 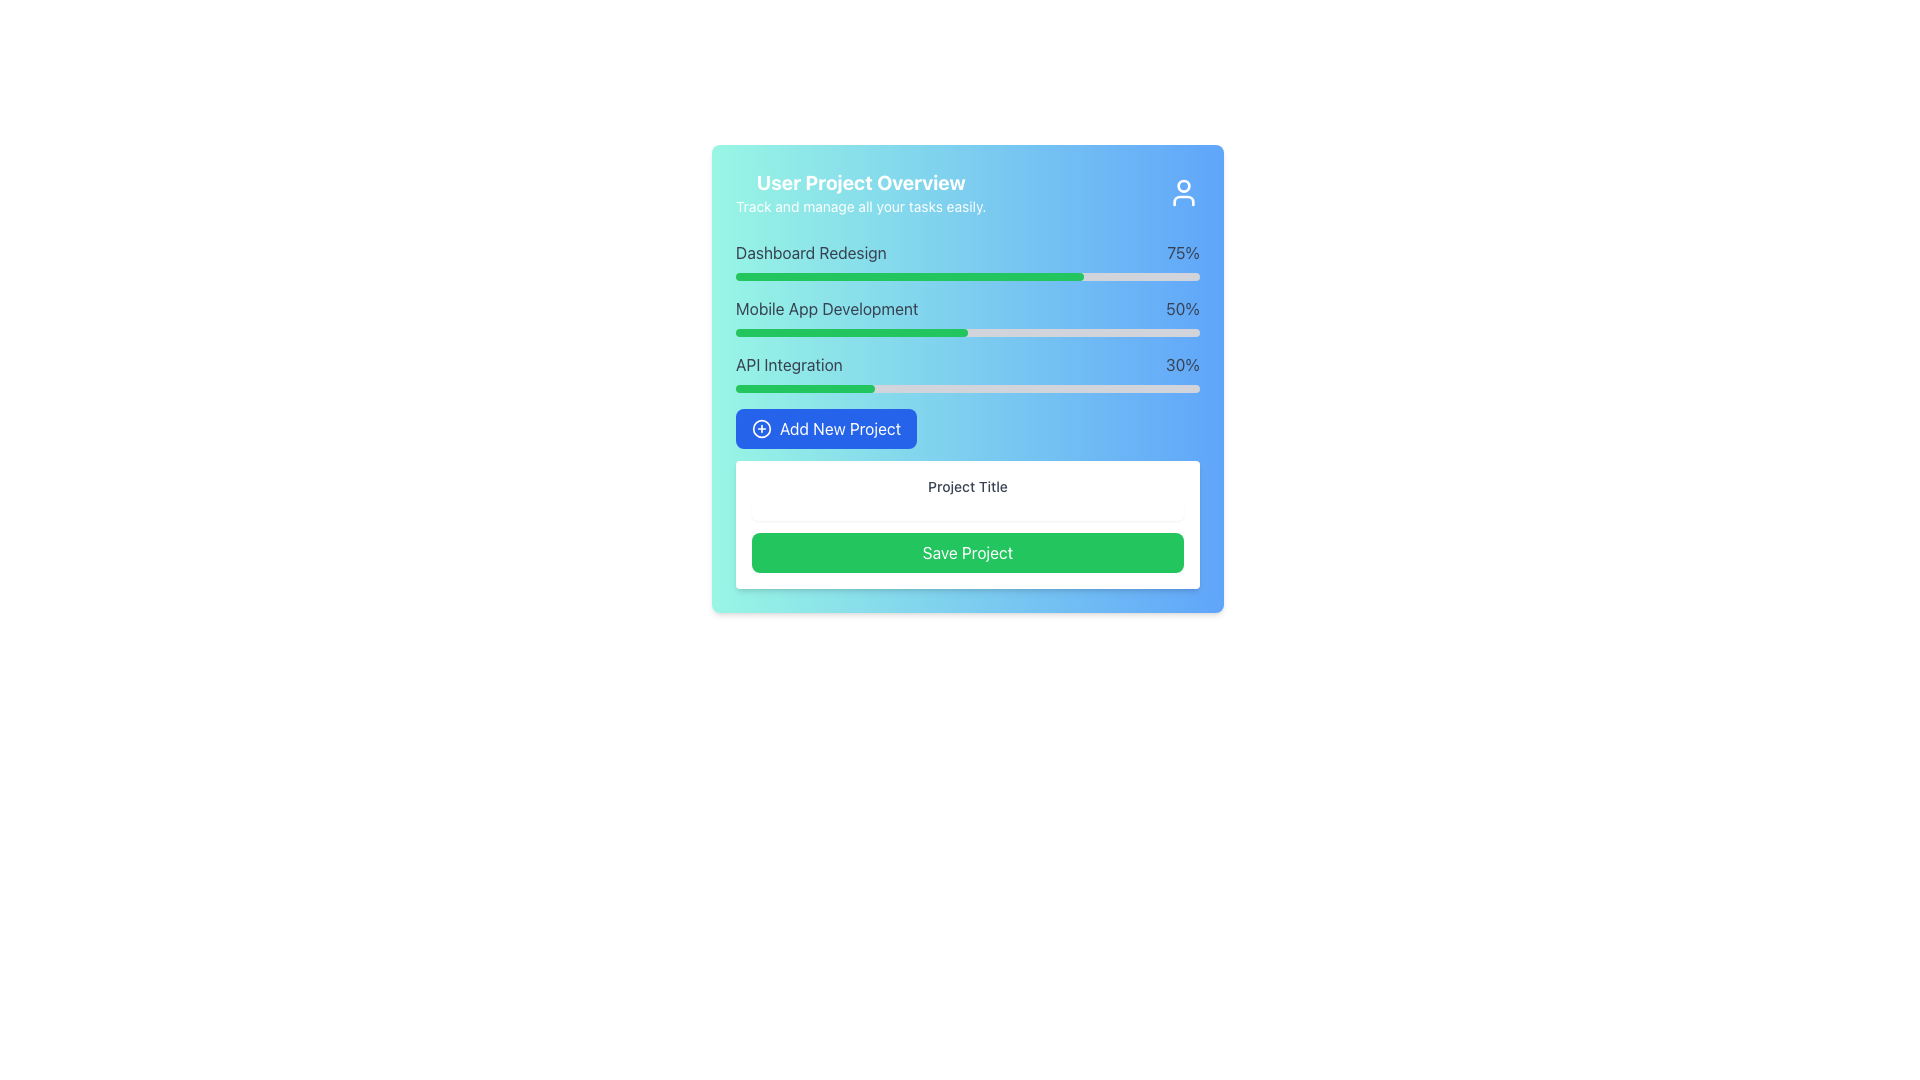 What do you see at coordinates (968, 389) in the screenshot?
I see `the third progress bar representing 'API Integration' with a completion percentage of '30%.'` at bounding box center [968, 389].